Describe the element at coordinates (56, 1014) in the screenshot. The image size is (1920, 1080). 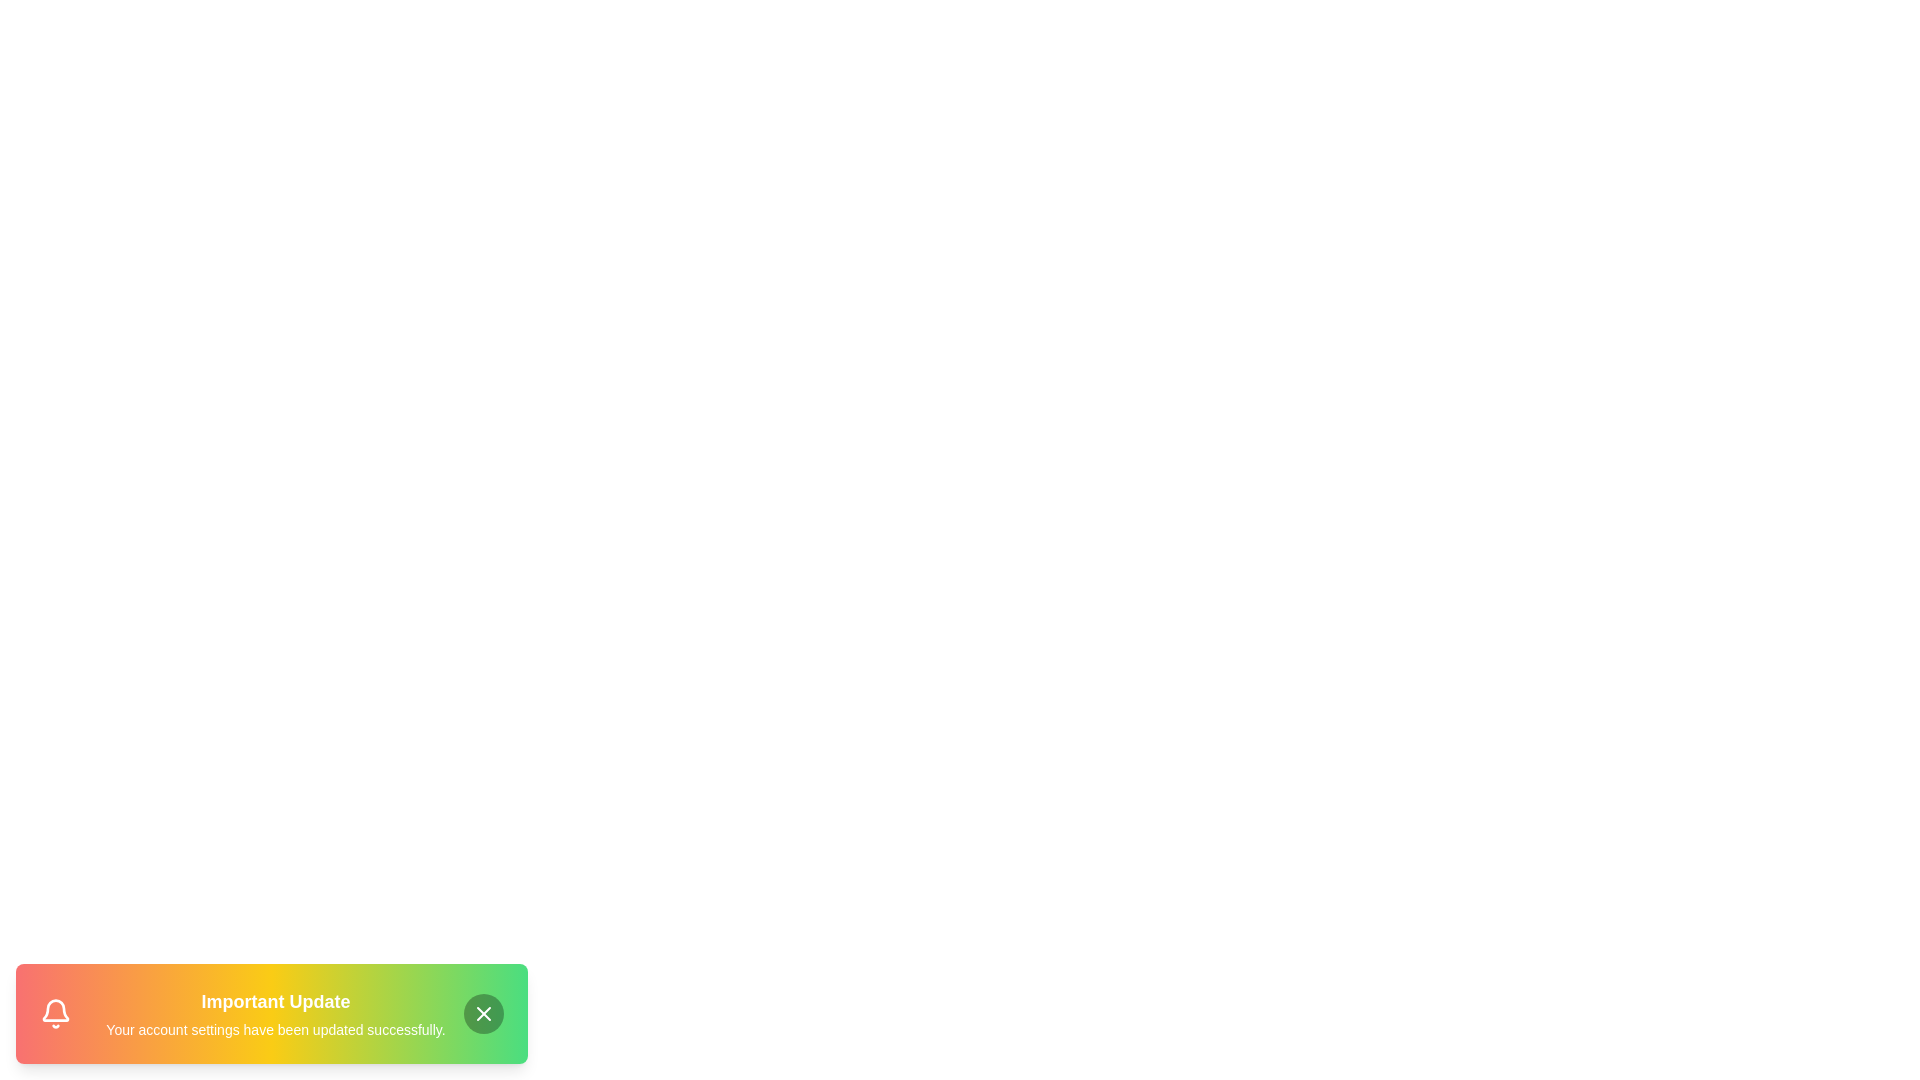
I see `the notification icon to interact with it` at that location.